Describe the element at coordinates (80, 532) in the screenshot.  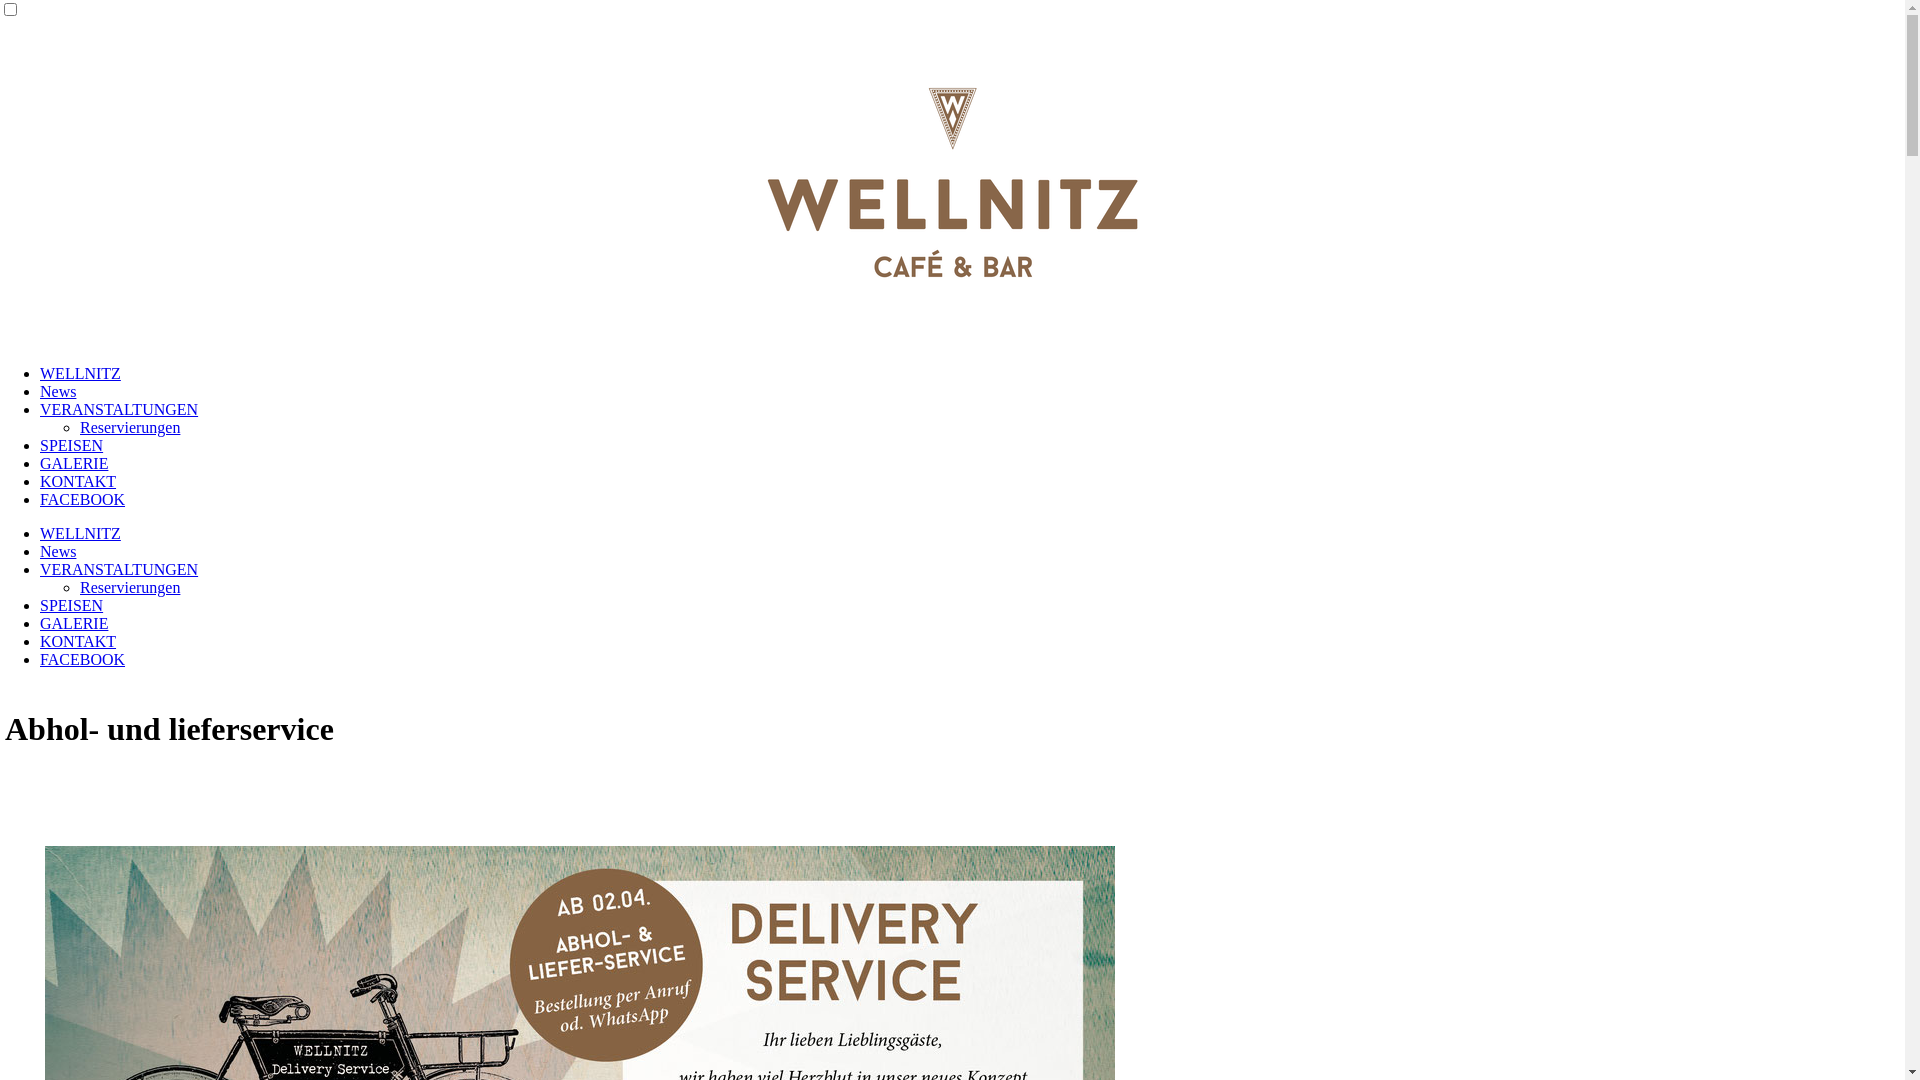
I see `'WELLNITZ'` at that location.